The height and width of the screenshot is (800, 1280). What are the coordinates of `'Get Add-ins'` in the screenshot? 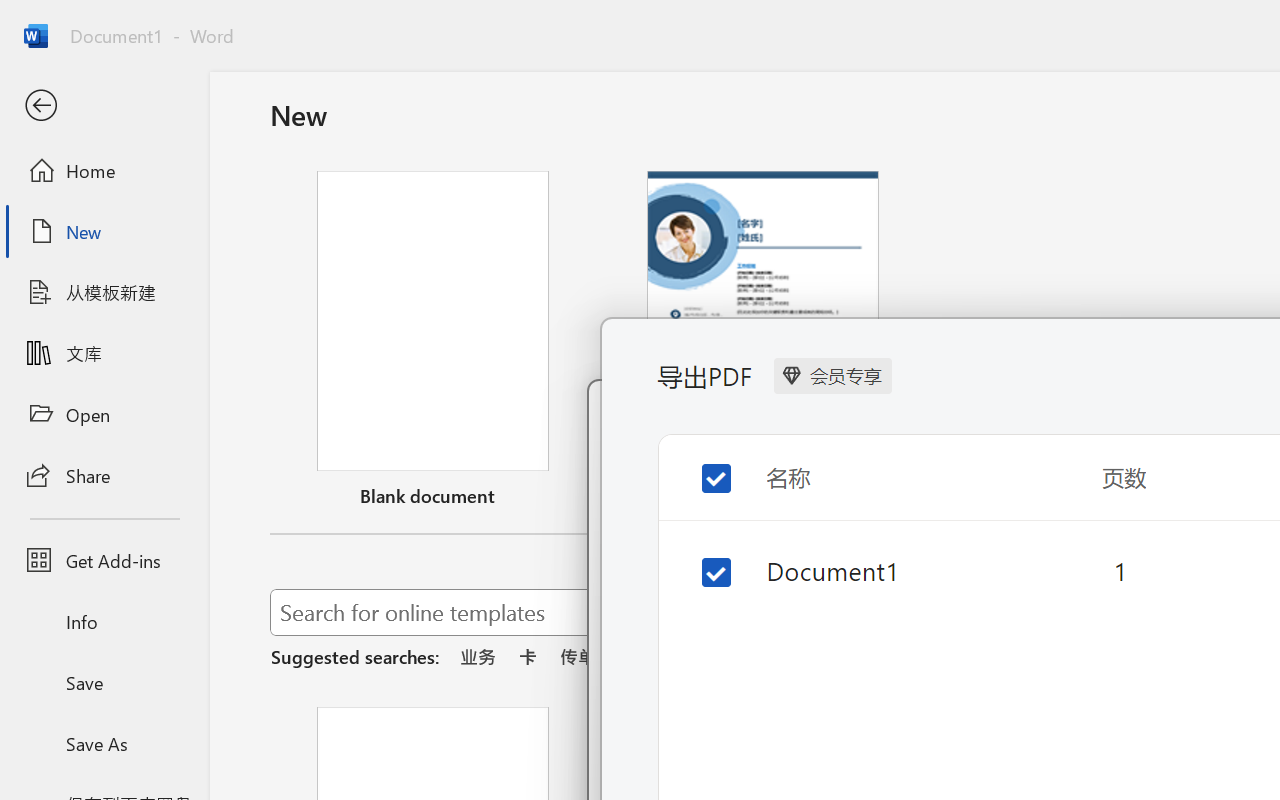 It's located at (103, 560).